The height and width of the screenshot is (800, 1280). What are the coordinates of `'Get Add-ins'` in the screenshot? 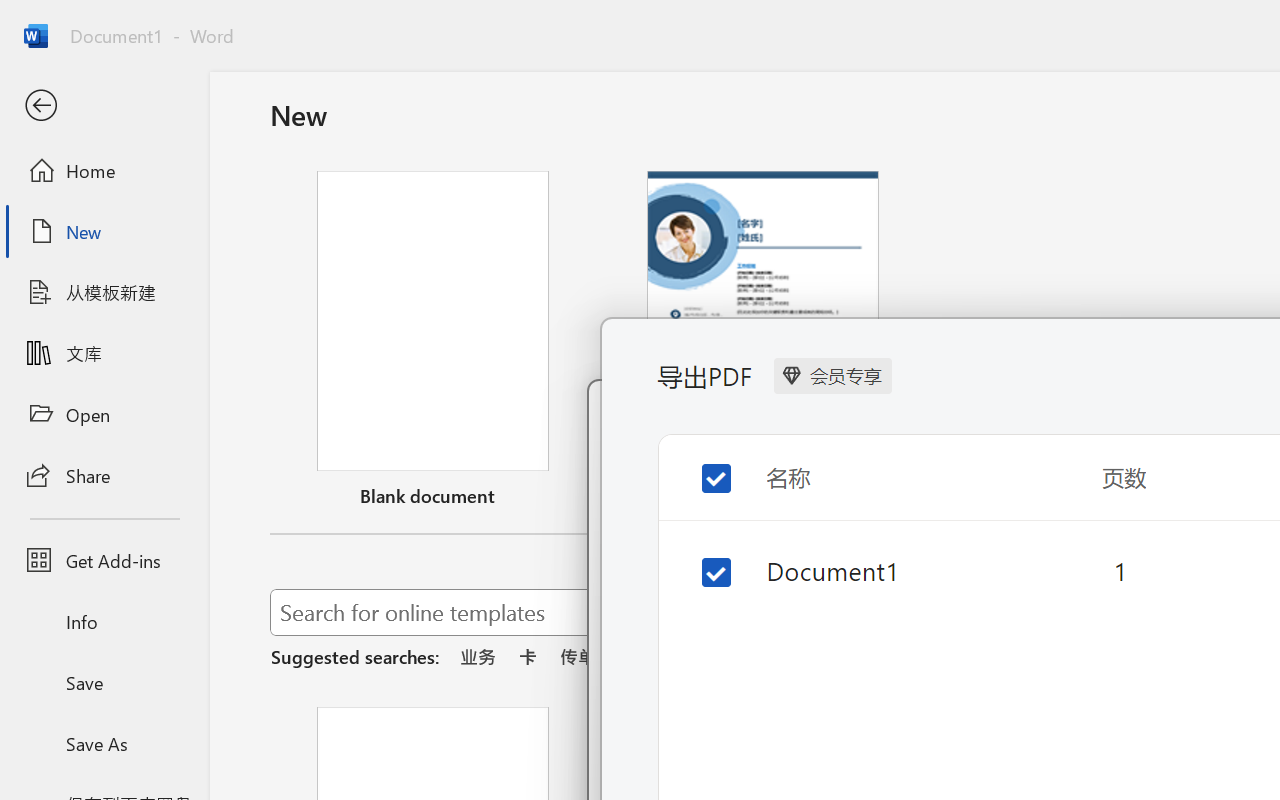 It's located at (103, 560).